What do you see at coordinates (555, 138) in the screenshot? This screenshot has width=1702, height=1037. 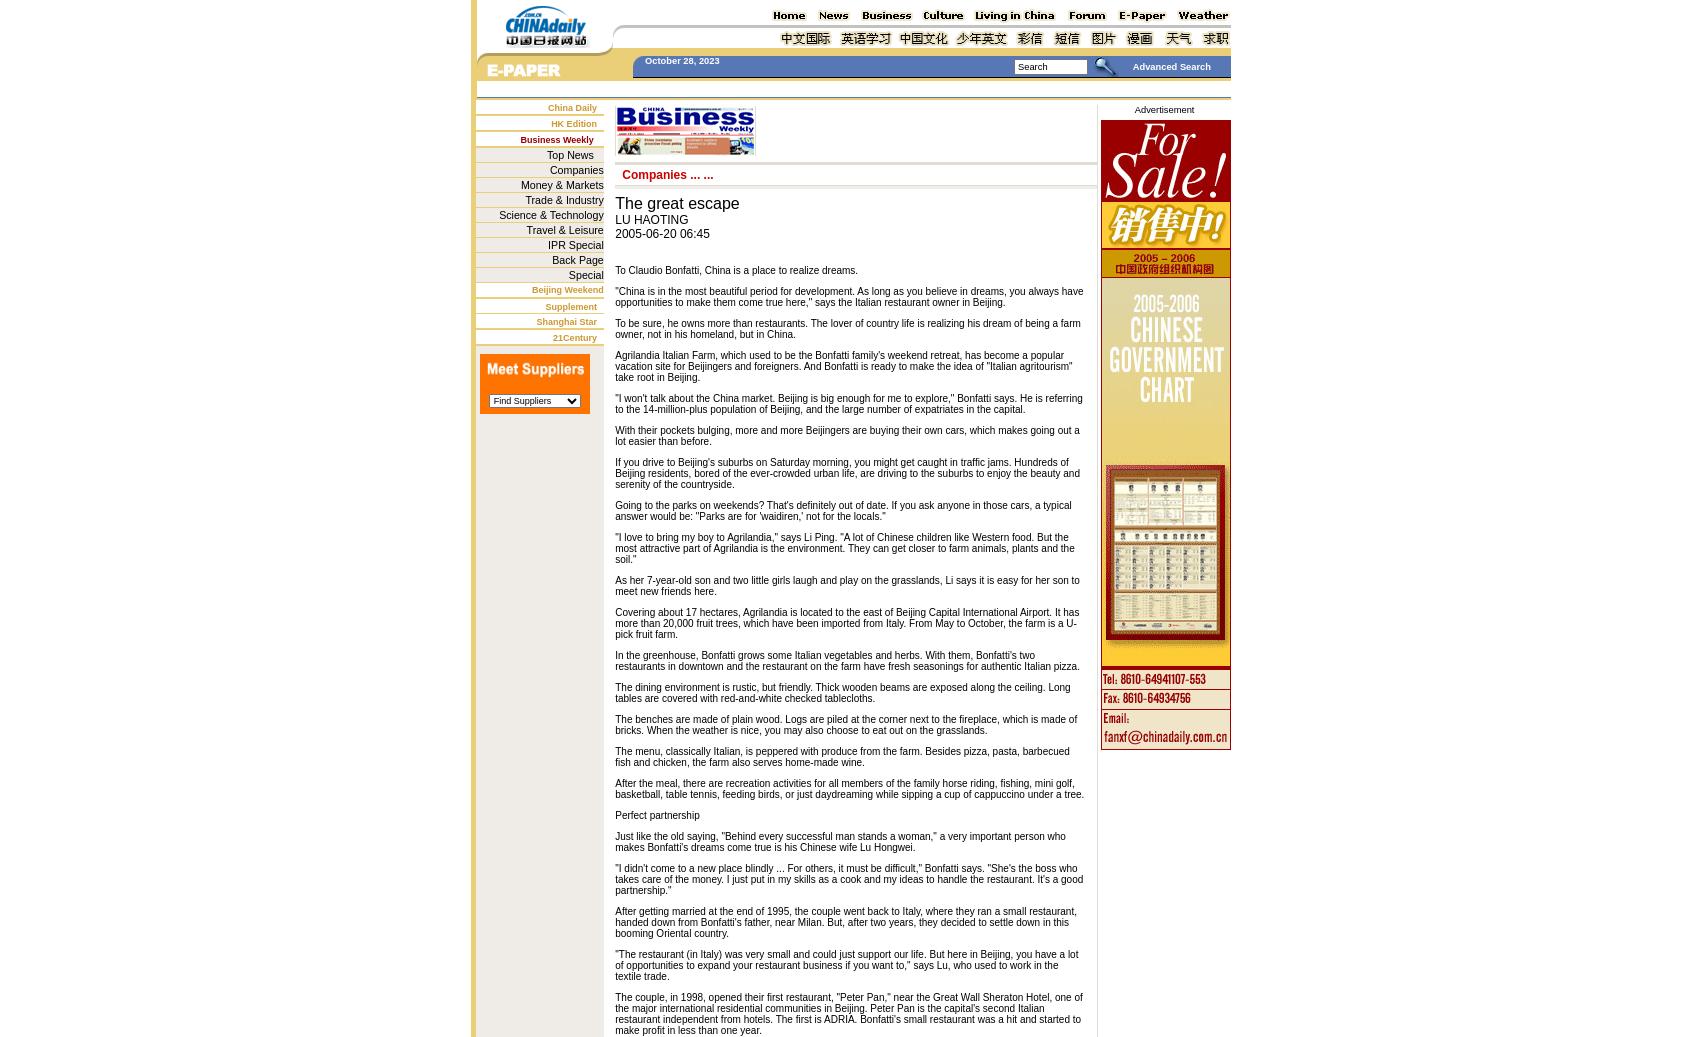 I see `'Business 
 Weekly'` at bounding box center [555, 138].